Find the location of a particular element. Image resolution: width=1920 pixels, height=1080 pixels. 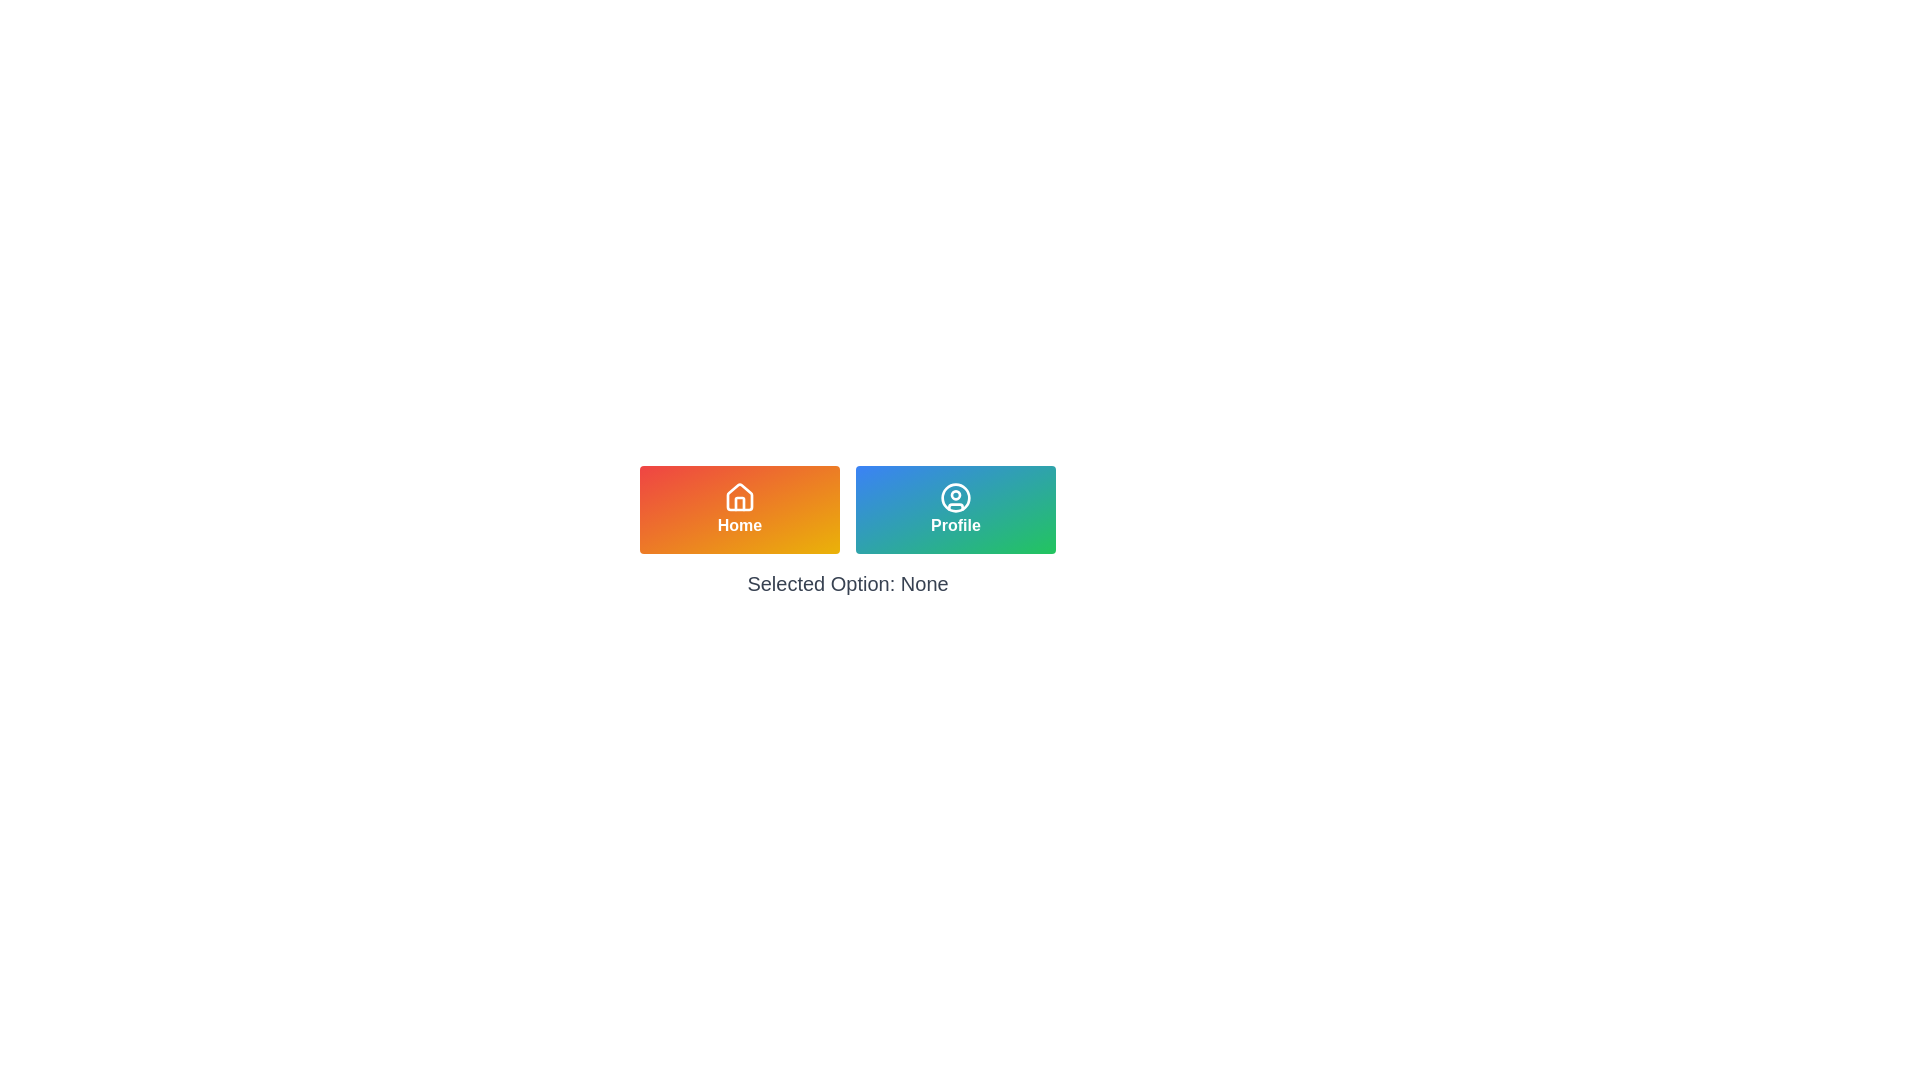

the rectangular button with a gradient background transitioning from red to yellow, which contains a white house icon and the text 'Home' is located at coordinates (738, 508).